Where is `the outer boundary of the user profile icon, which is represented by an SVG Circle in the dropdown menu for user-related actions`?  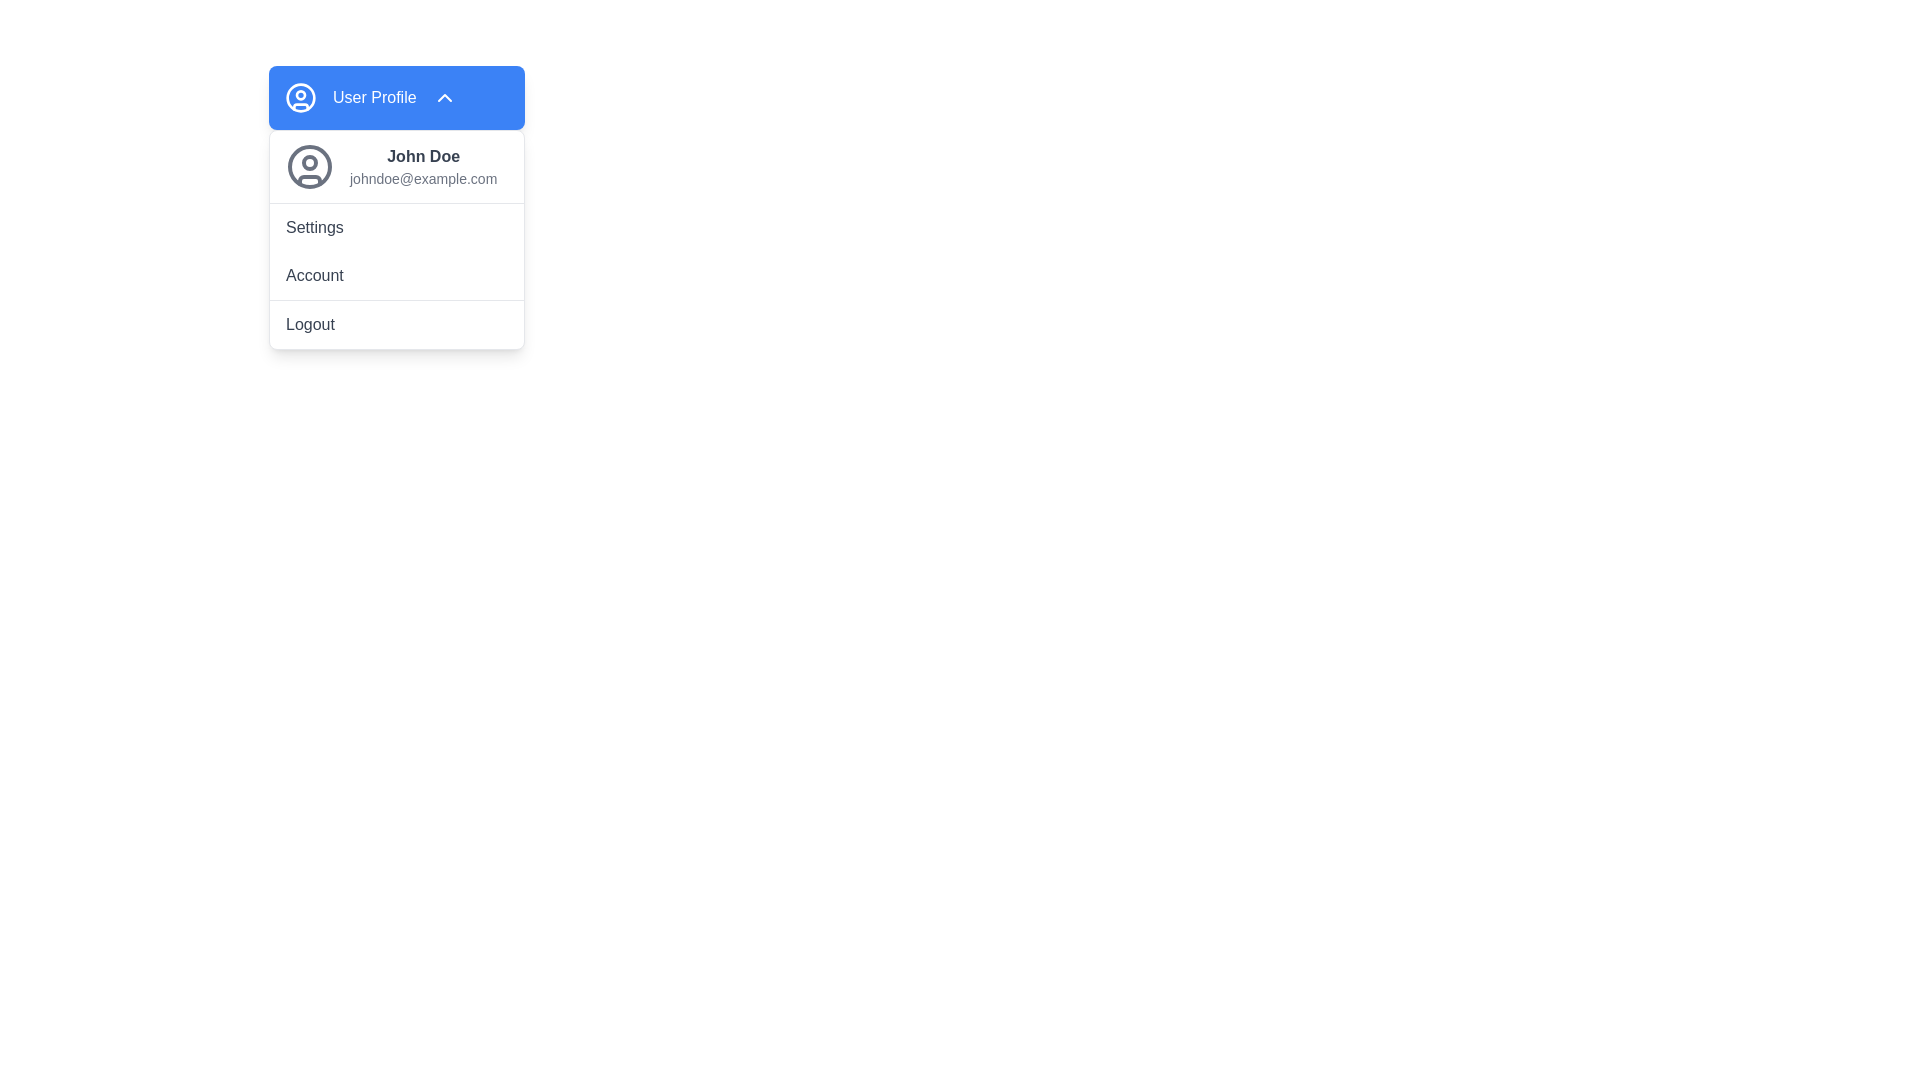
the outer boundary of the user profile icon, which is represented by an SVG Circle in the dropdown menu for user-related actions is located at coordinates (300, 97).